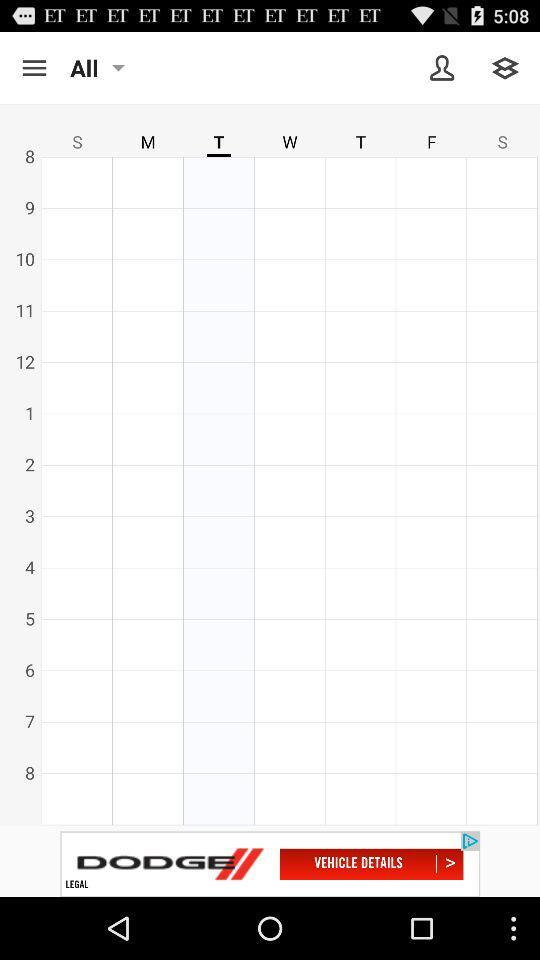  What do you see at coordinates (504, 73) in the screenshot?
I see `the layers icon` at bounding box center [504, 73].